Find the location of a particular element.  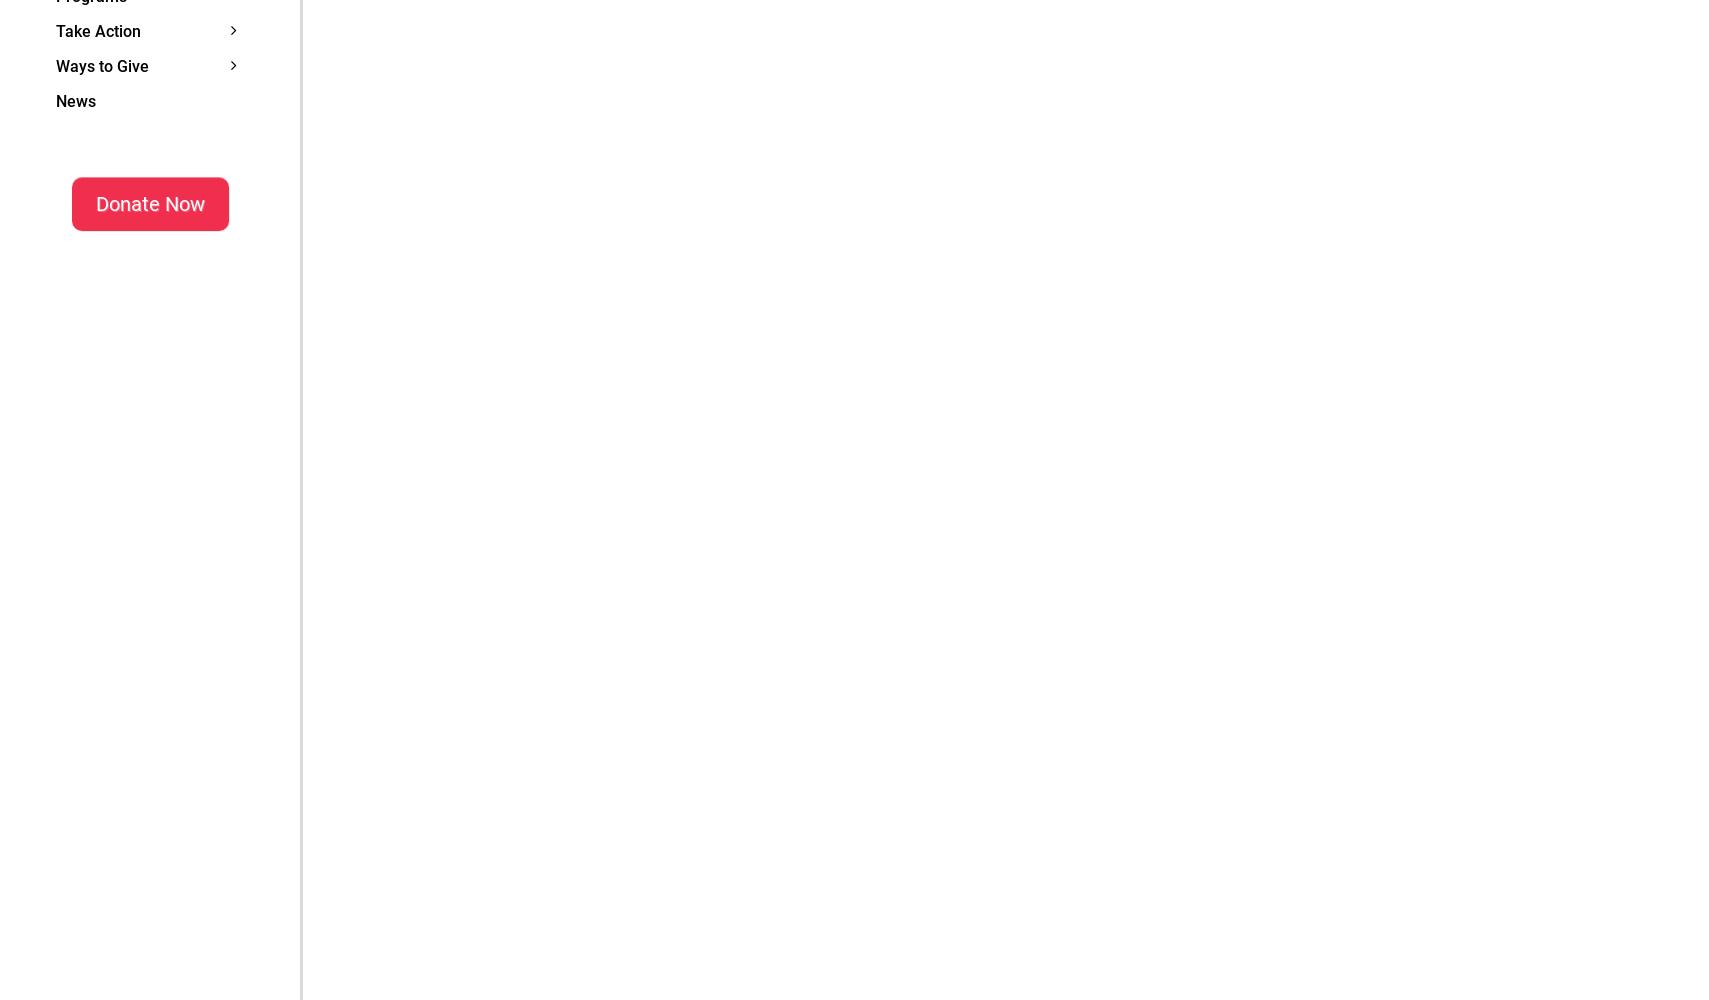

'Our Investors' is located at coordinates (379, 45).